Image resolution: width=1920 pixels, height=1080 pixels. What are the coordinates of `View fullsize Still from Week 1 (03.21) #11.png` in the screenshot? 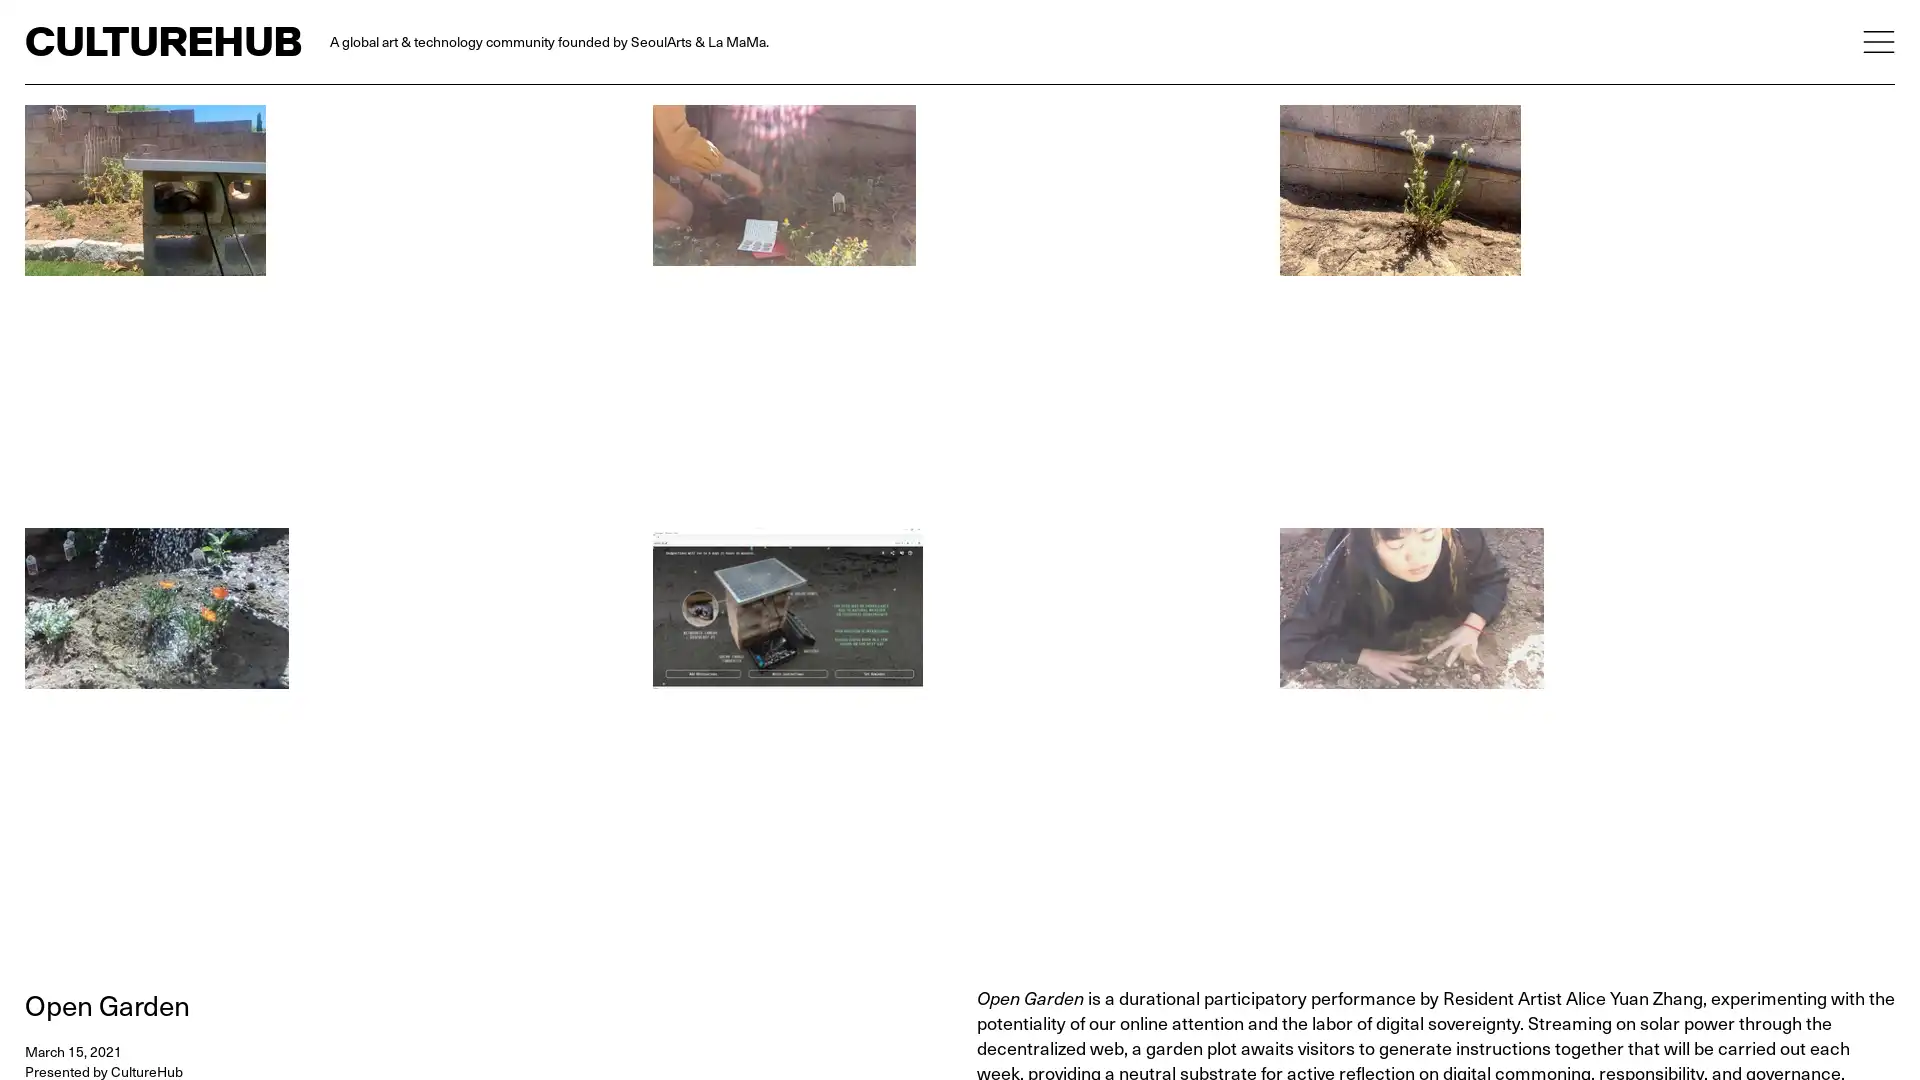 It's located at (331, 732).